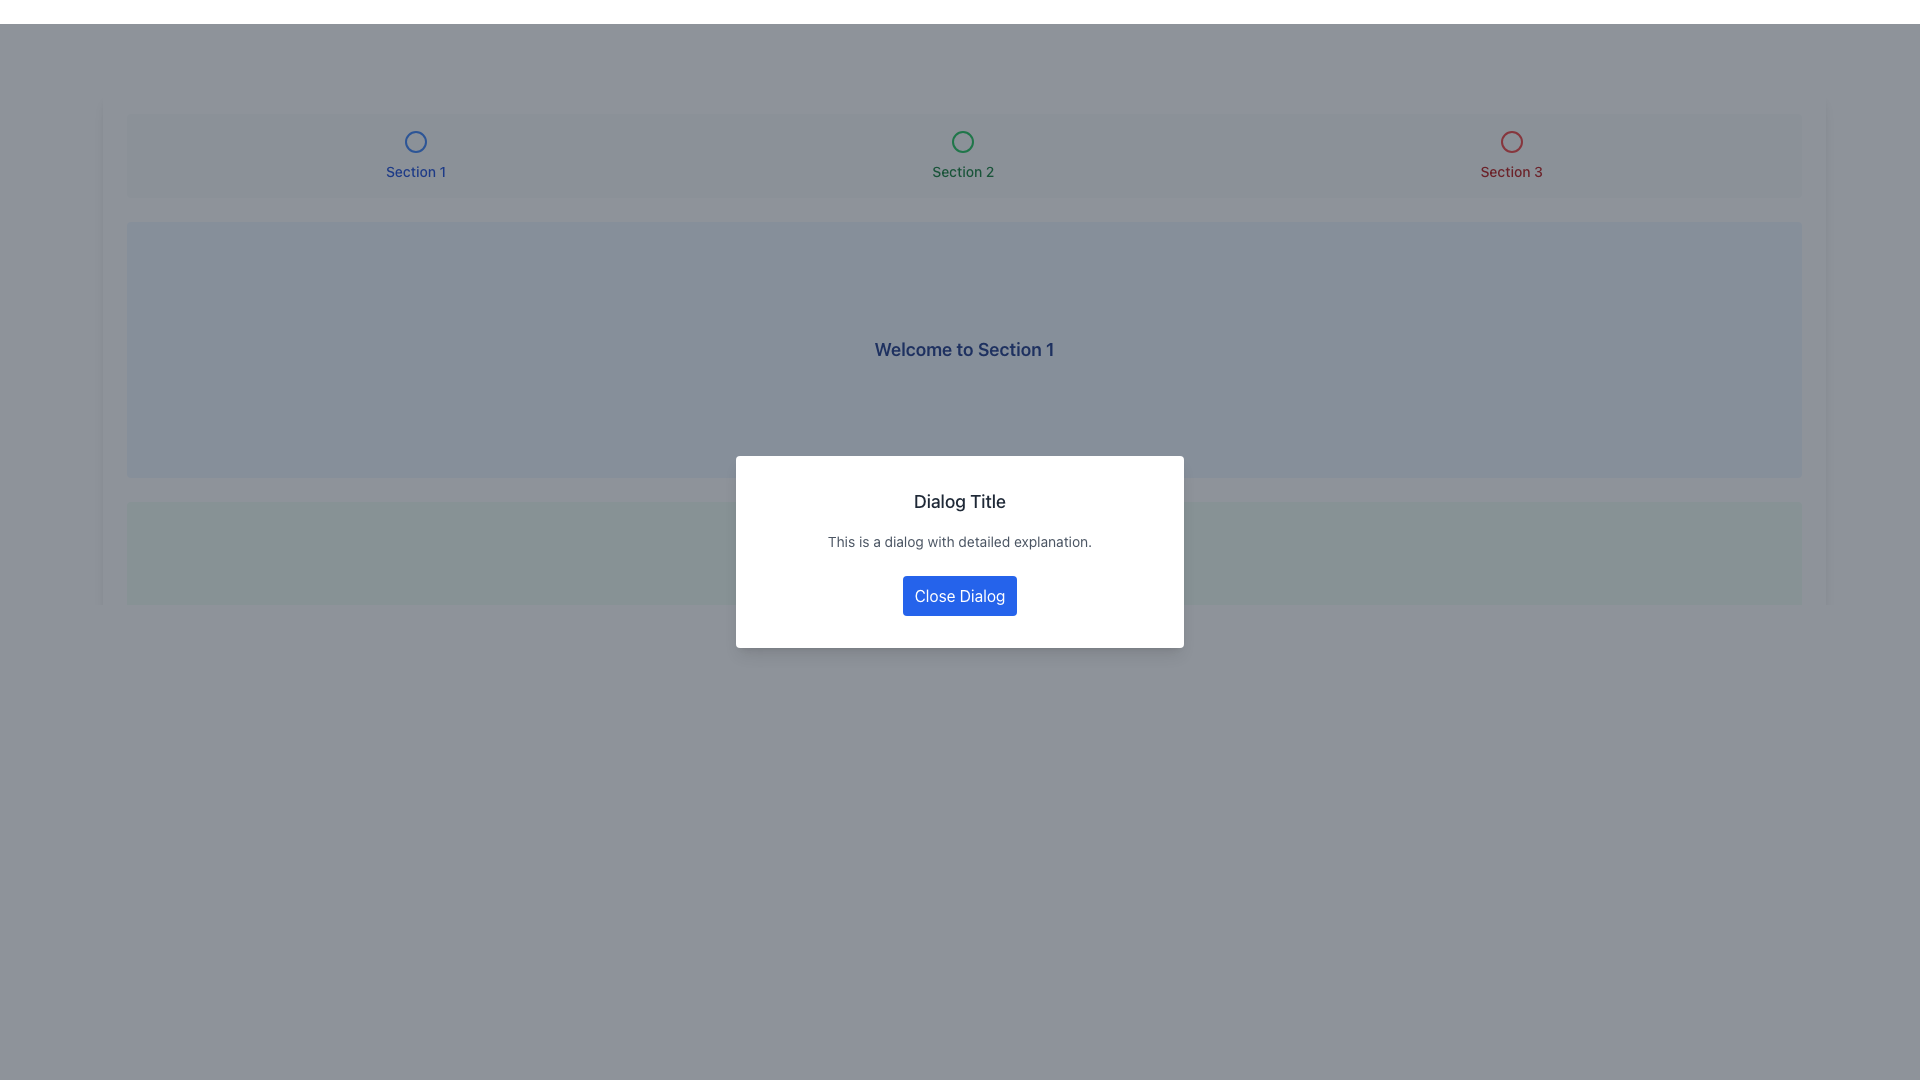  I want to click on the hyperlink with a red circular icon and the text 'Section 3', so click(1511, 154).